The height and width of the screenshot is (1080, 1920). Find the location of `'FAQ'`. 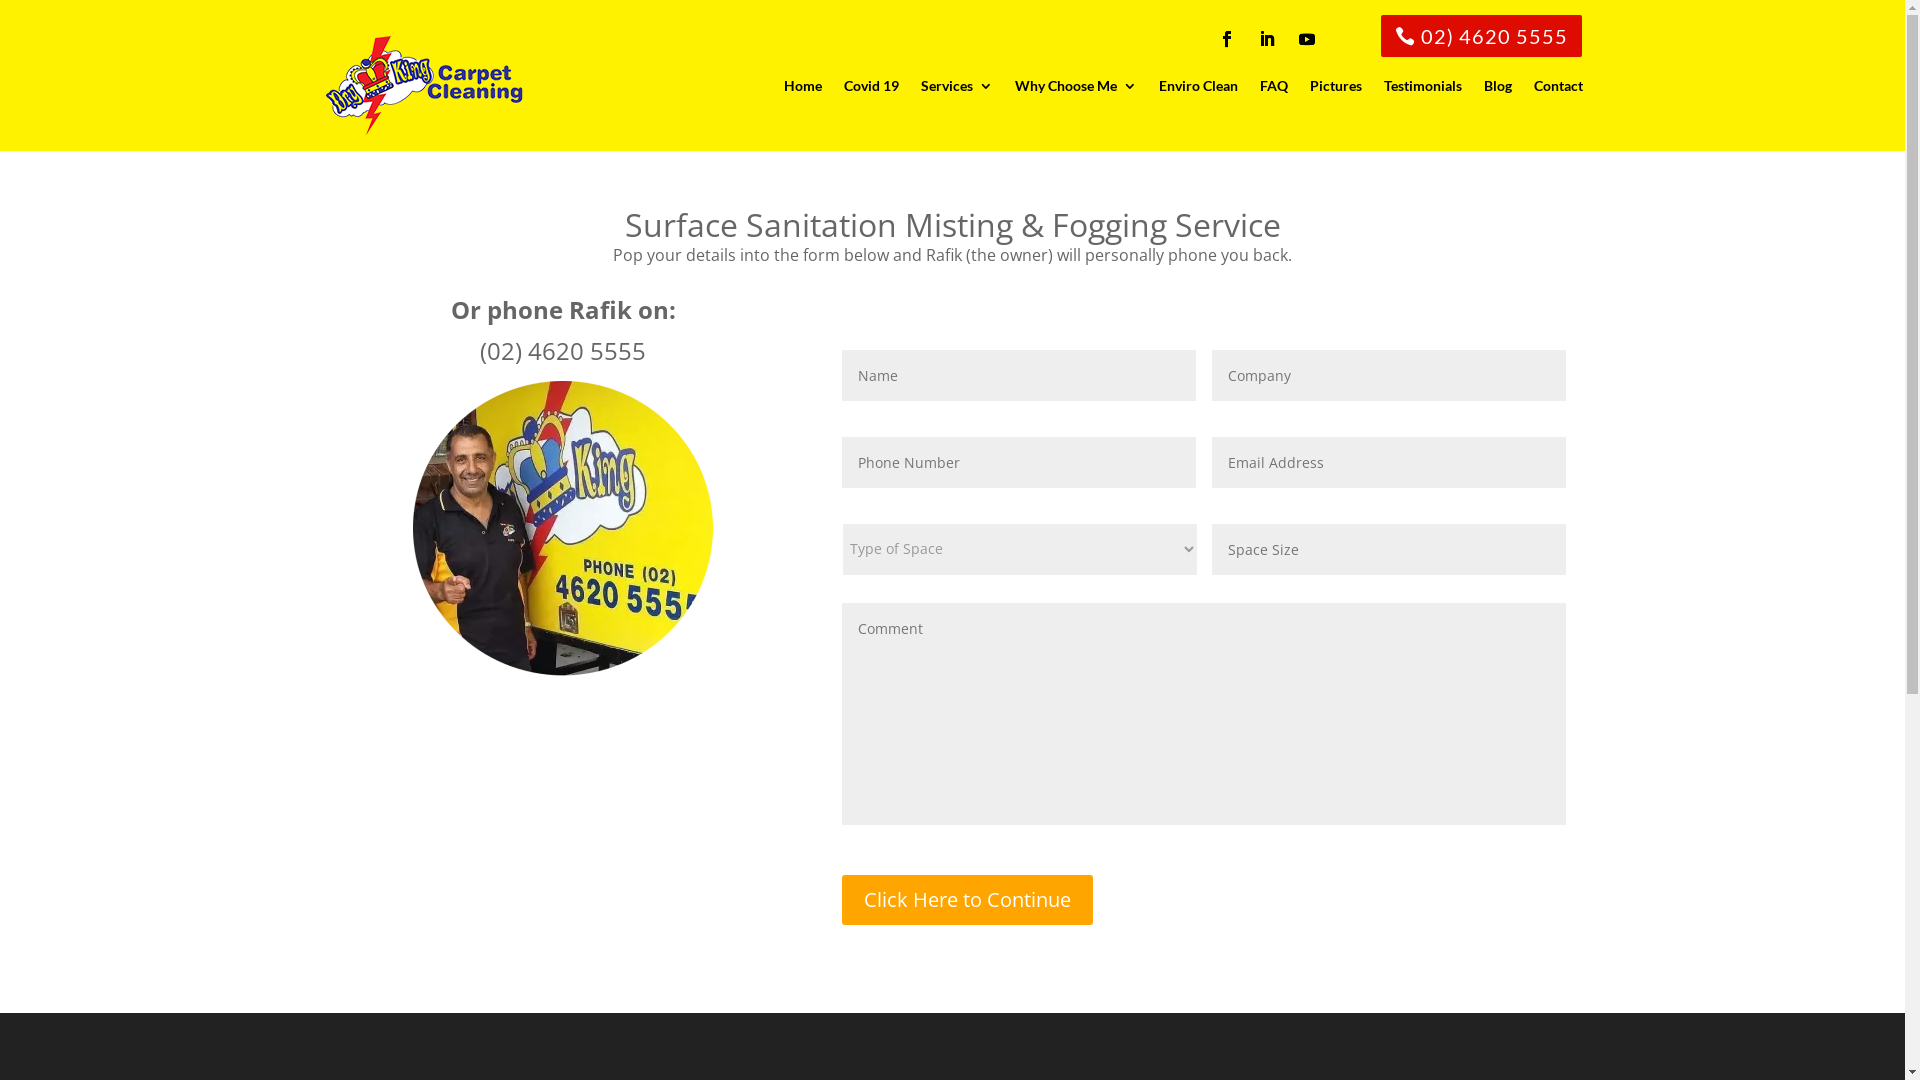

'FAQ' is located at coordinates (1272, 84).